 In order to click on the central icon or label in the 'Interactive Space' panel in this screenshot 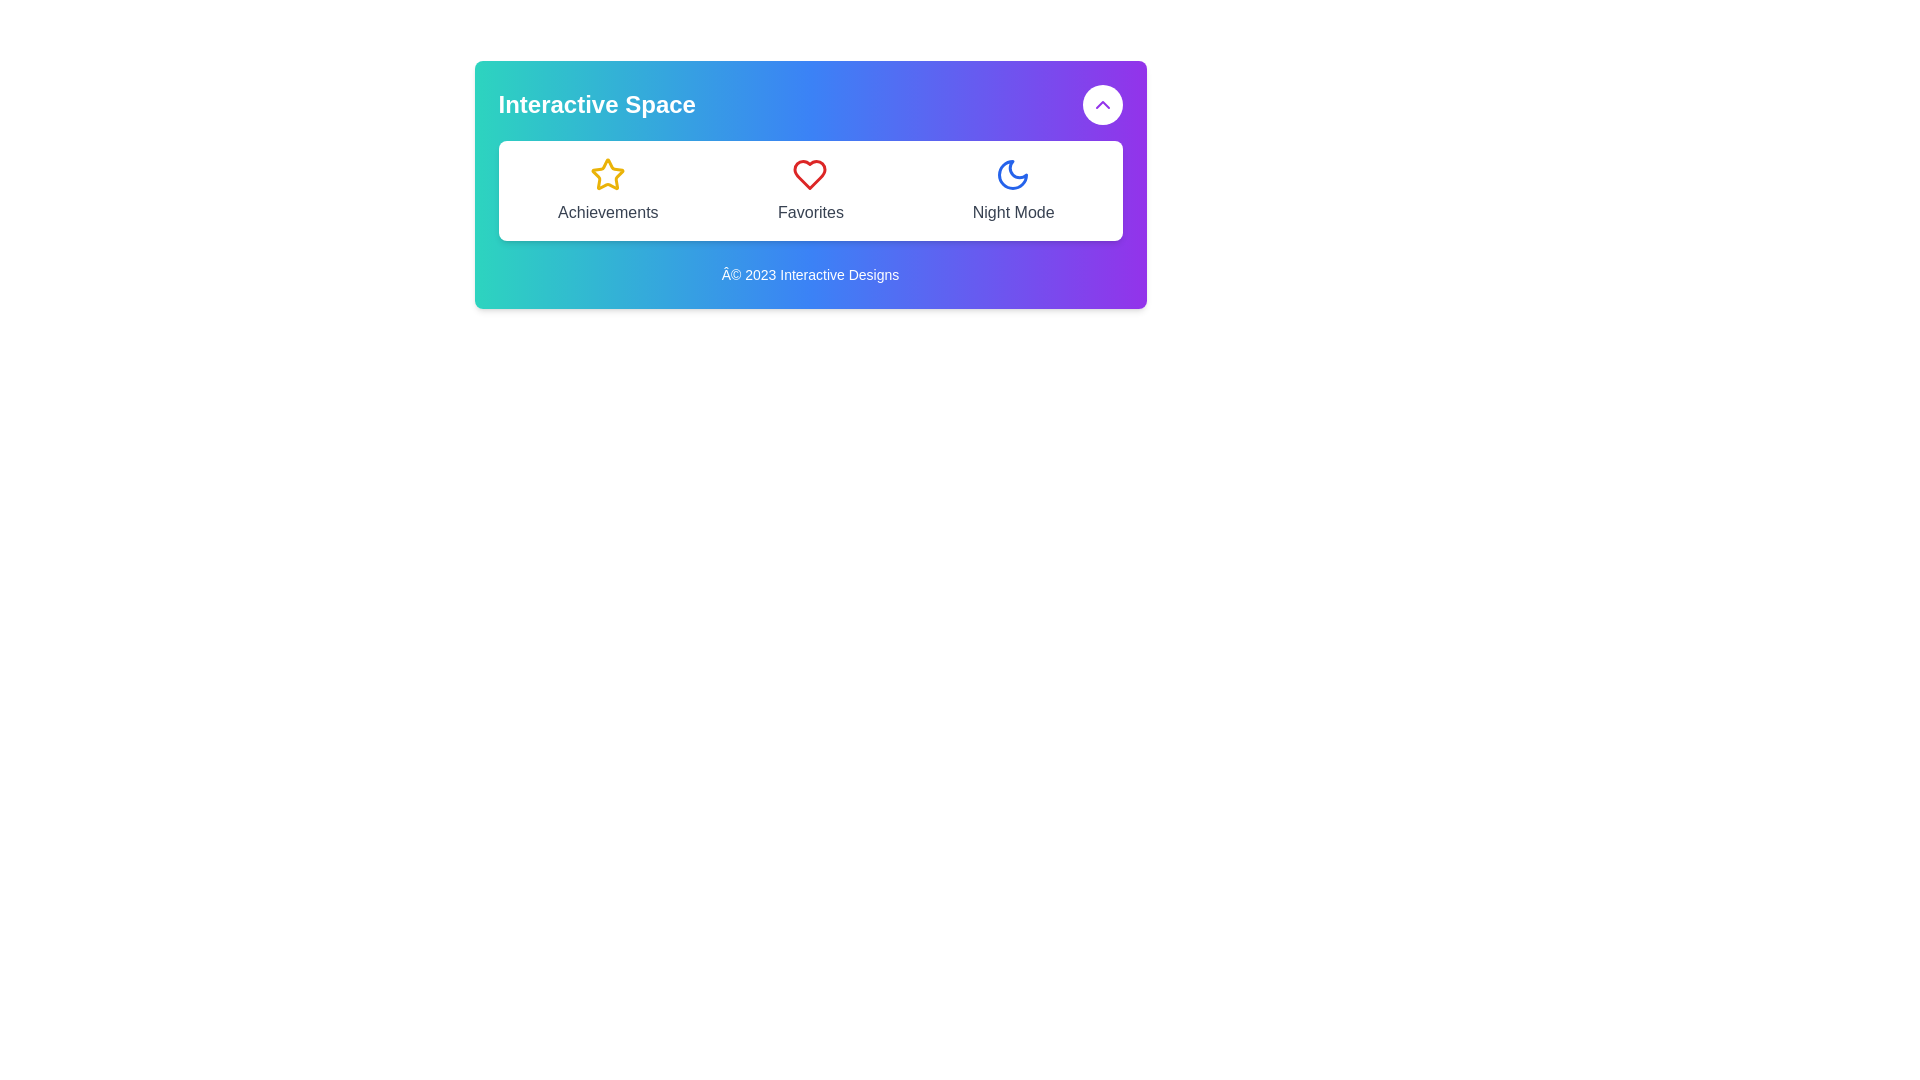, I will do `click(810, 191)`.